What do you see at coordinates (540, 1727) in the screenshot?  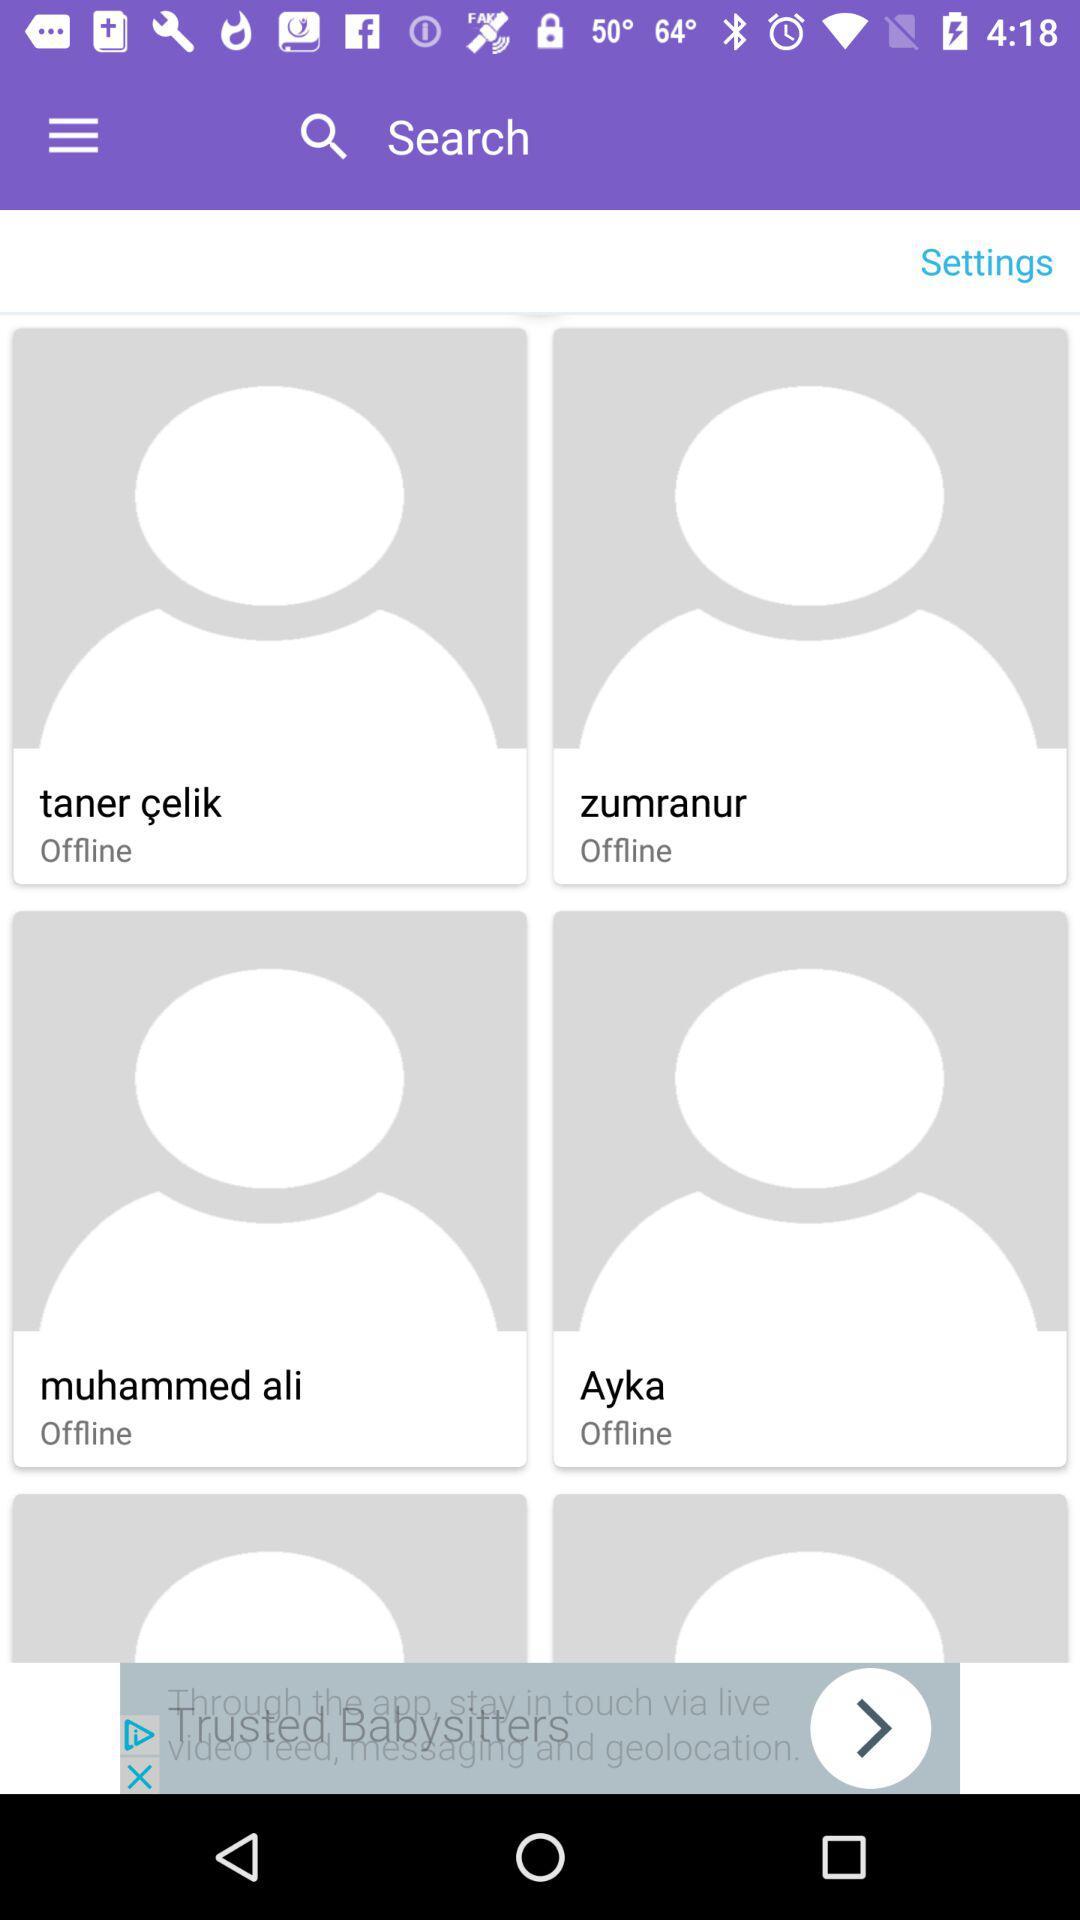 I see `open an advertisements` at bounding box center [540, 1727].